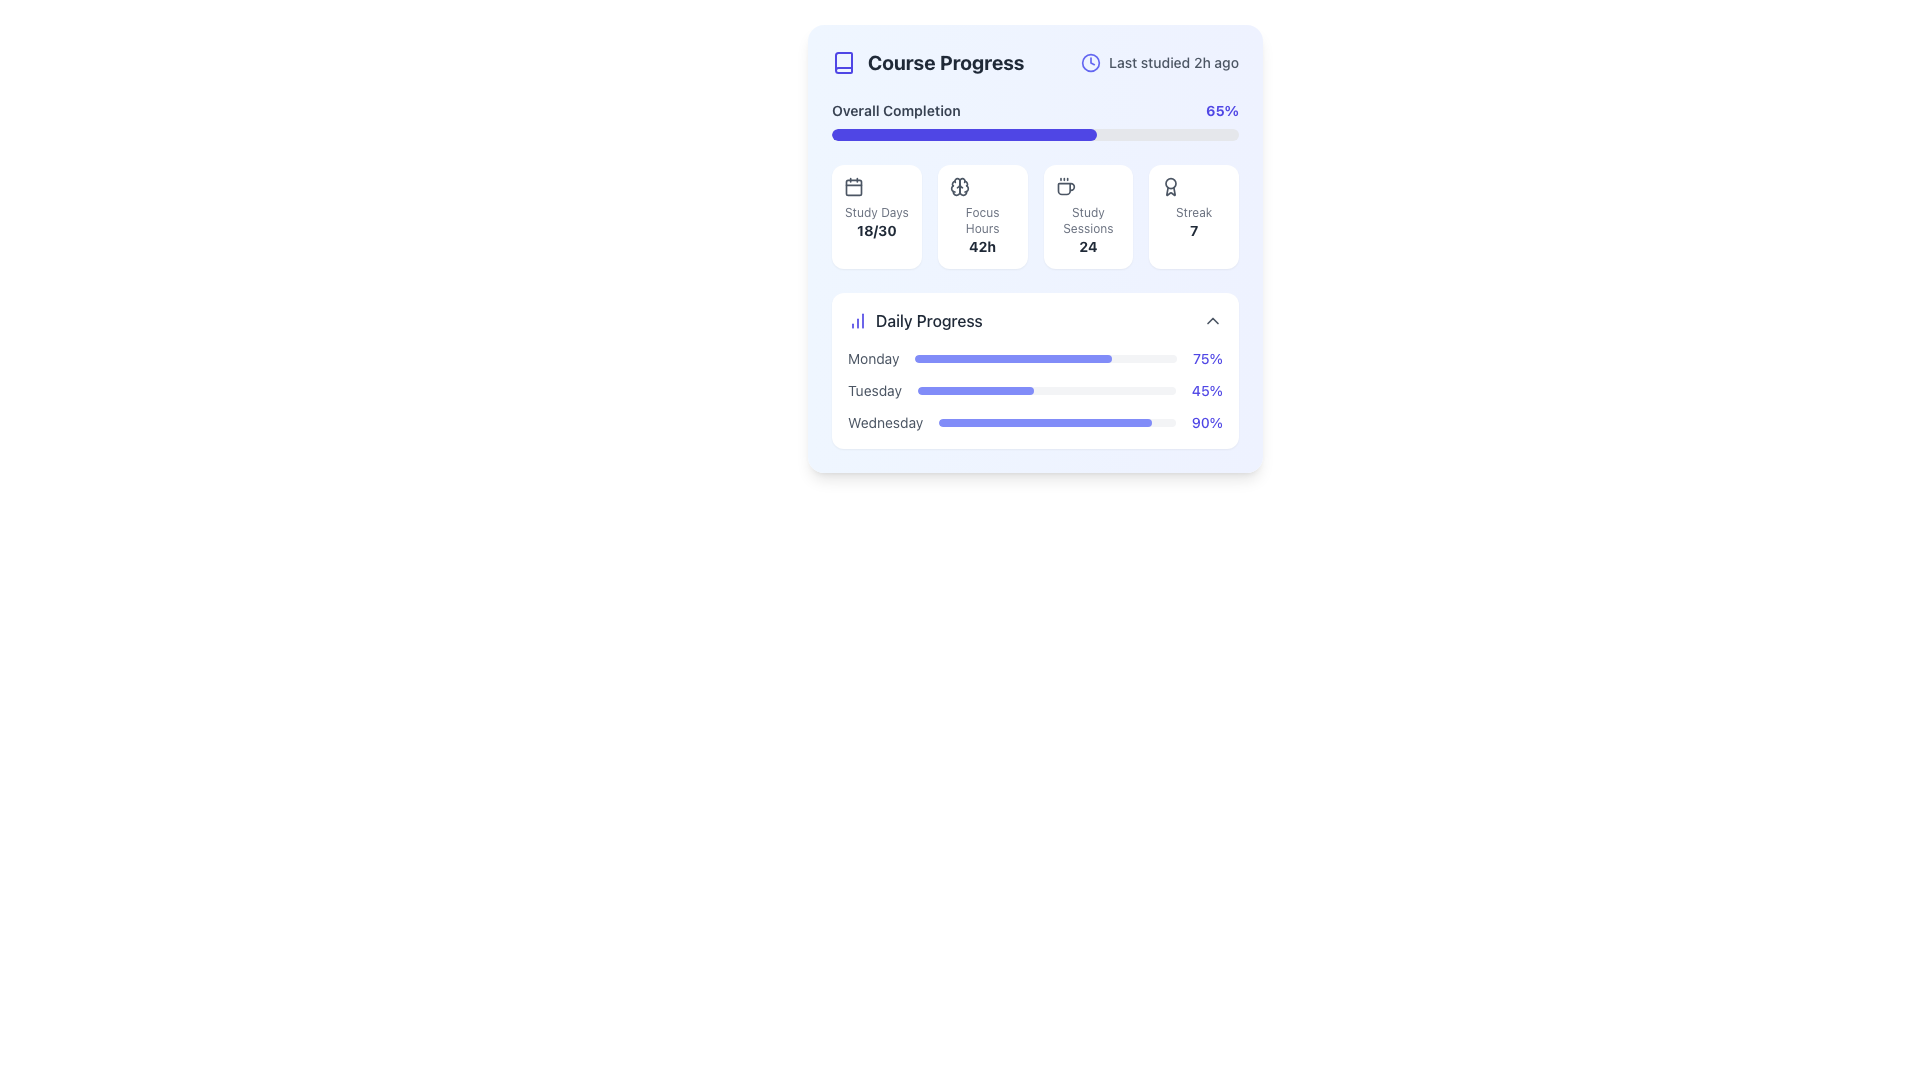 The width and height of the screenshot is (1920, 1080). What do you see at coordinates (1056, 422) in the screenshot?
I see `the progress bar representing 'Wednesday' with a 90% completion rate in the 'Daily Progress' section` at bounding box center [1056, 422].